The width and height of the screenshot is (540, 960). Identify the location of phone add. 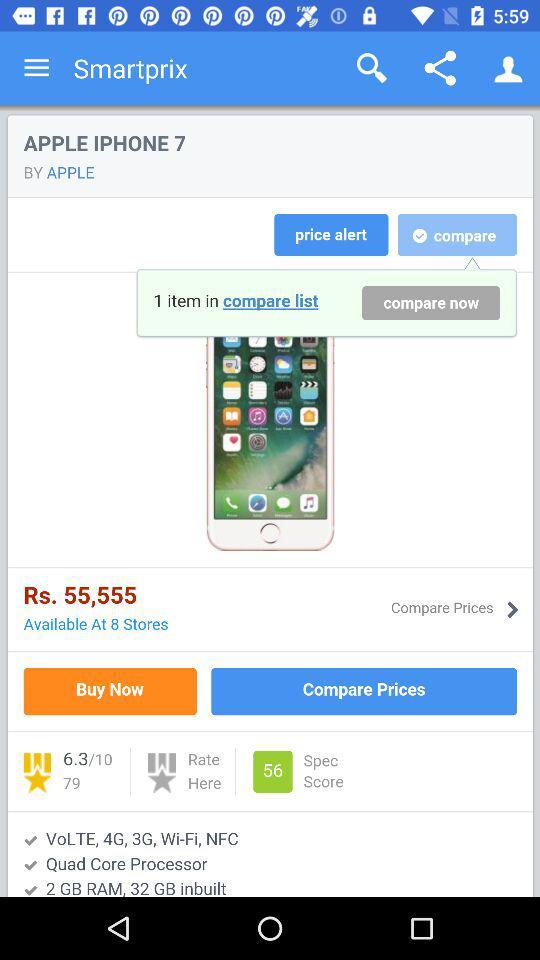
(270, 500).